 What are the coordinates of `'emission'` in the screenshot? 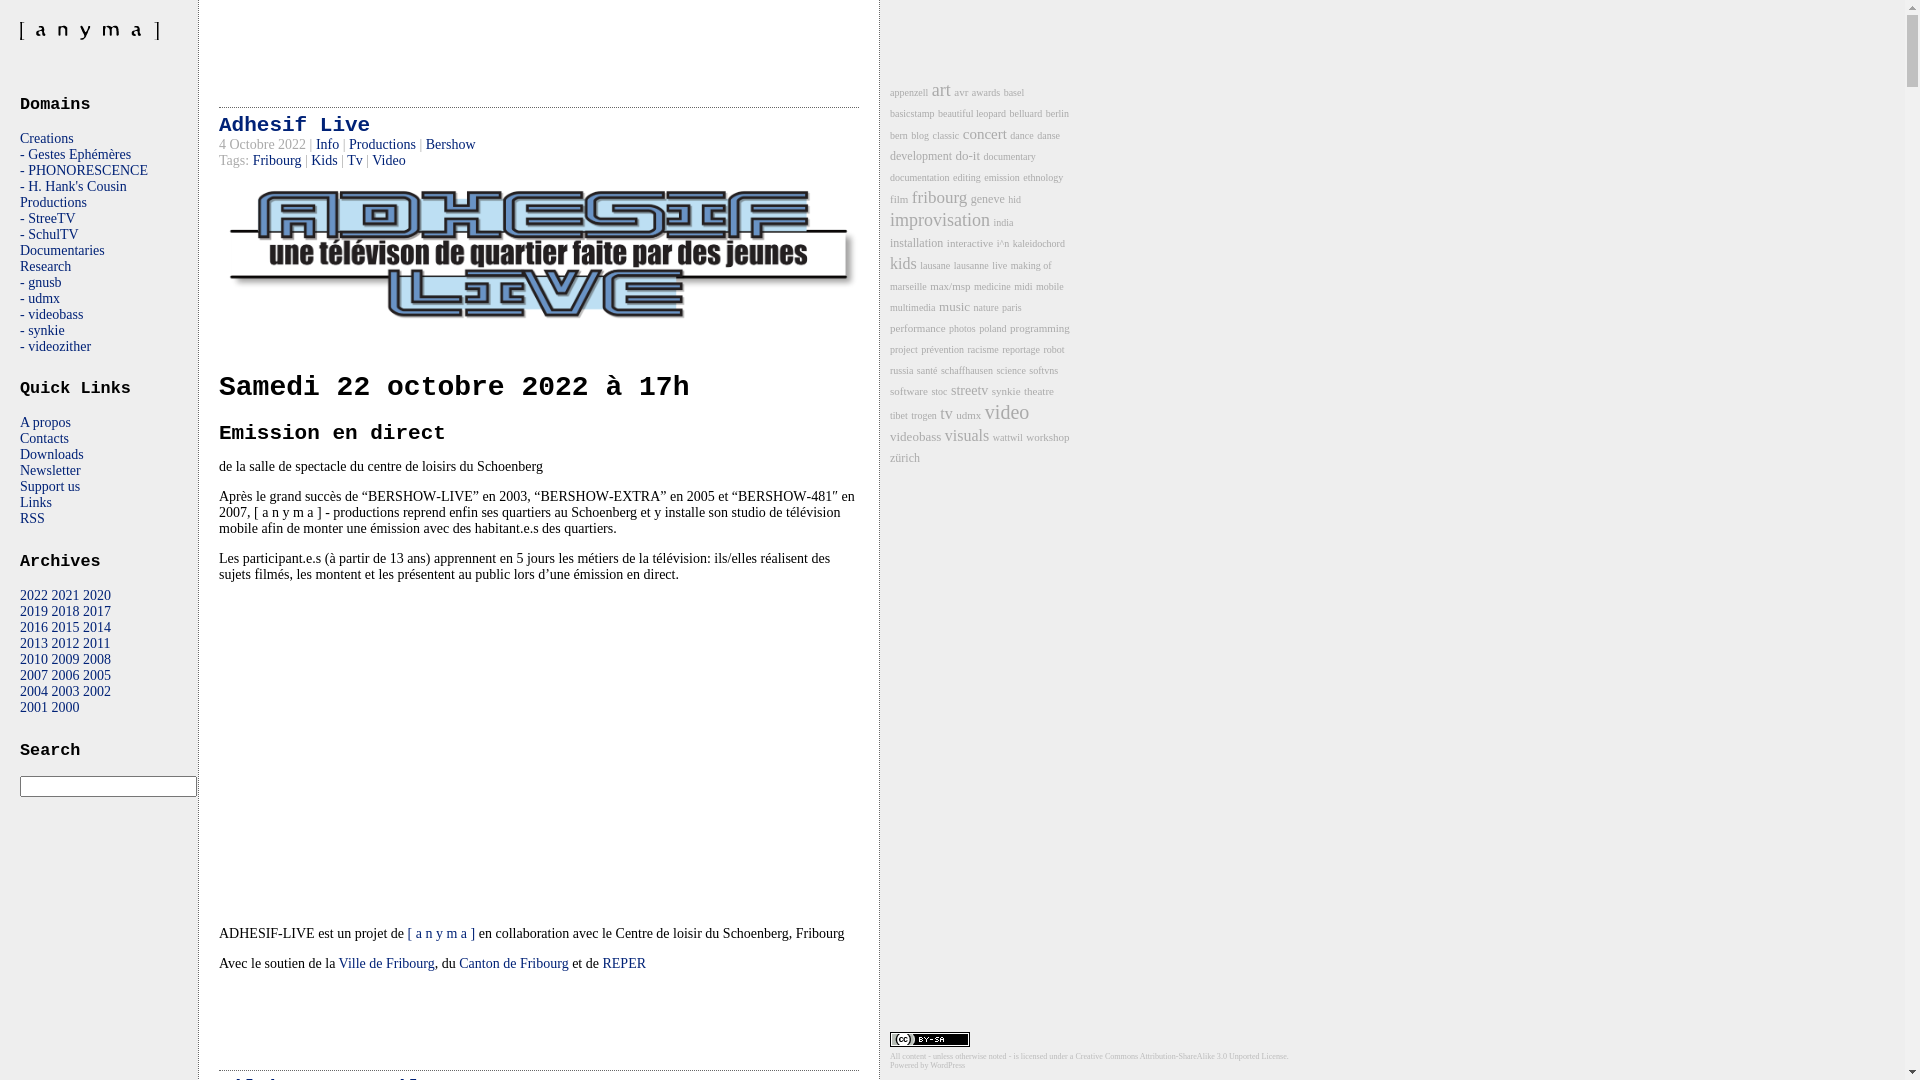 It's located at (1002, 176).